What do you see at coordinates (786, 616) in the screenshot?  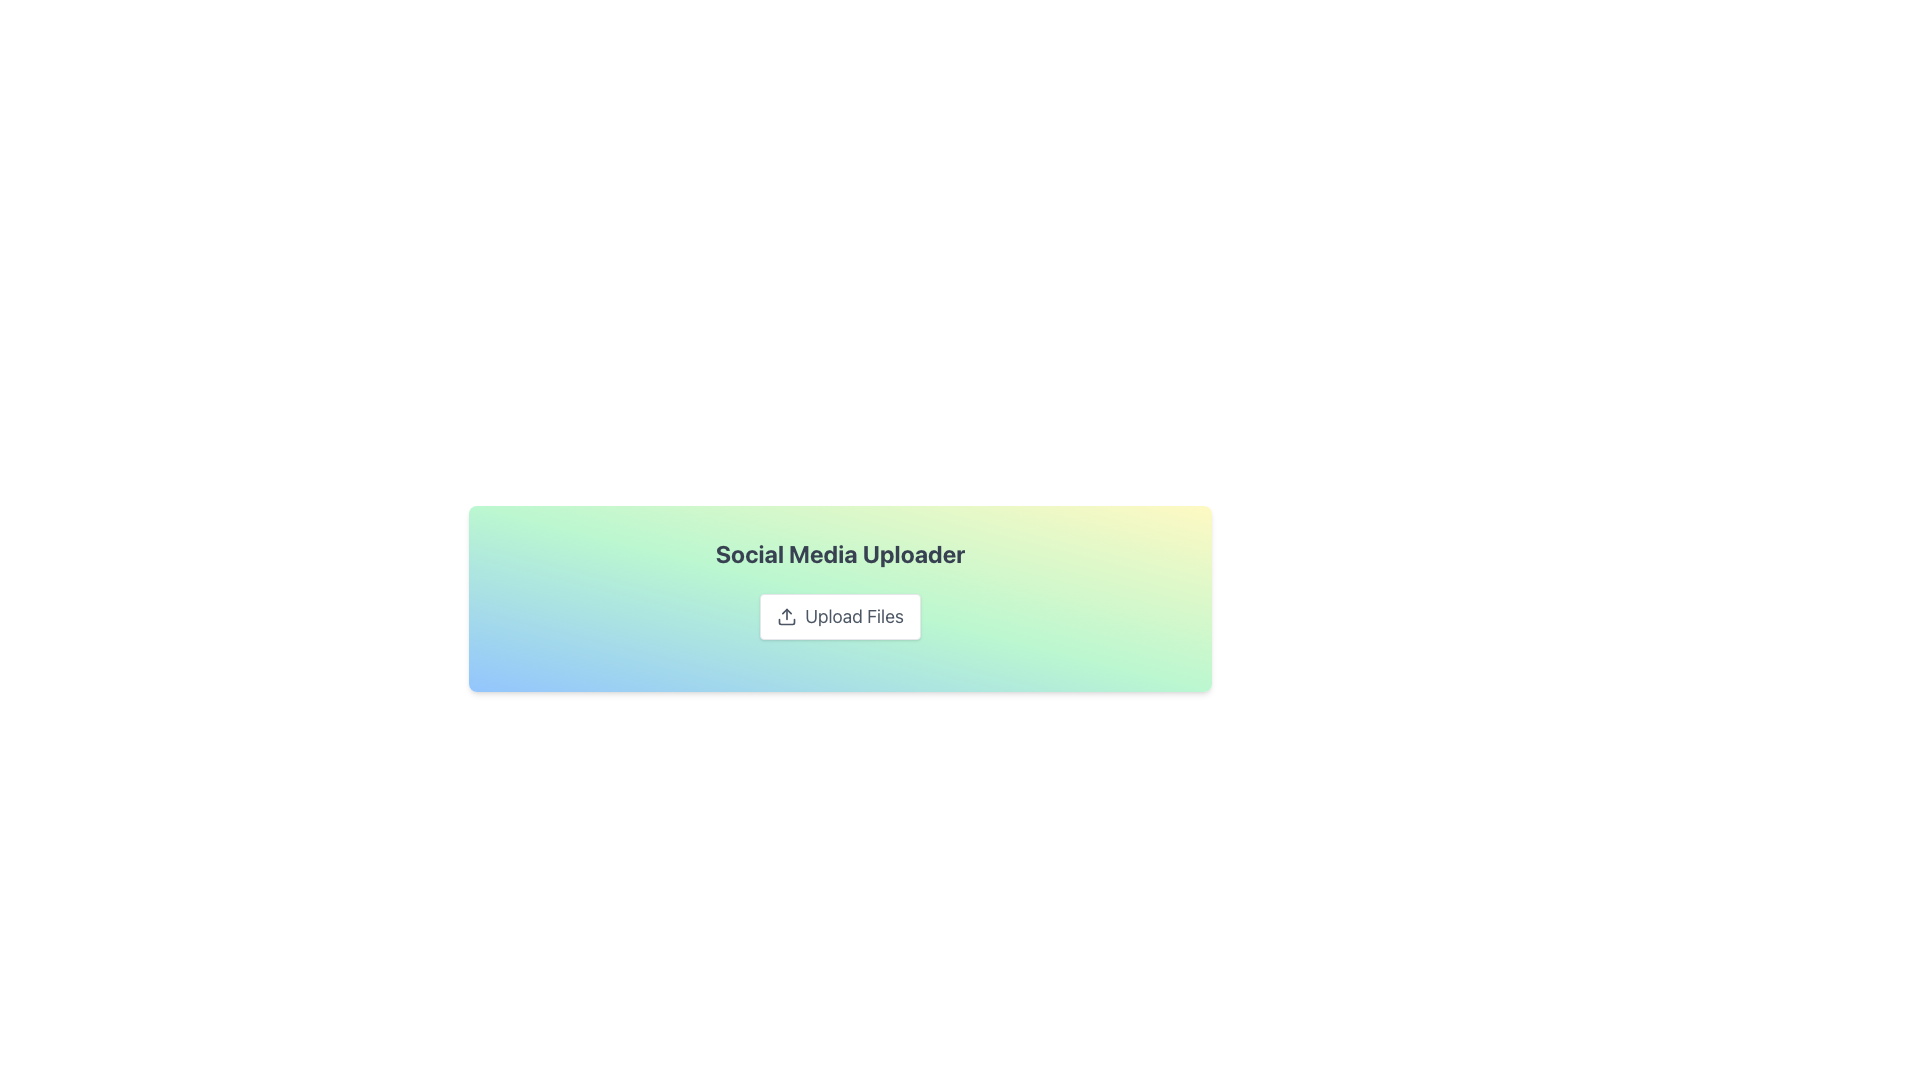 I see `the upload arrow icon located to the left of the 'Upload Files' button for interaction` at bounding box center [786, 616].